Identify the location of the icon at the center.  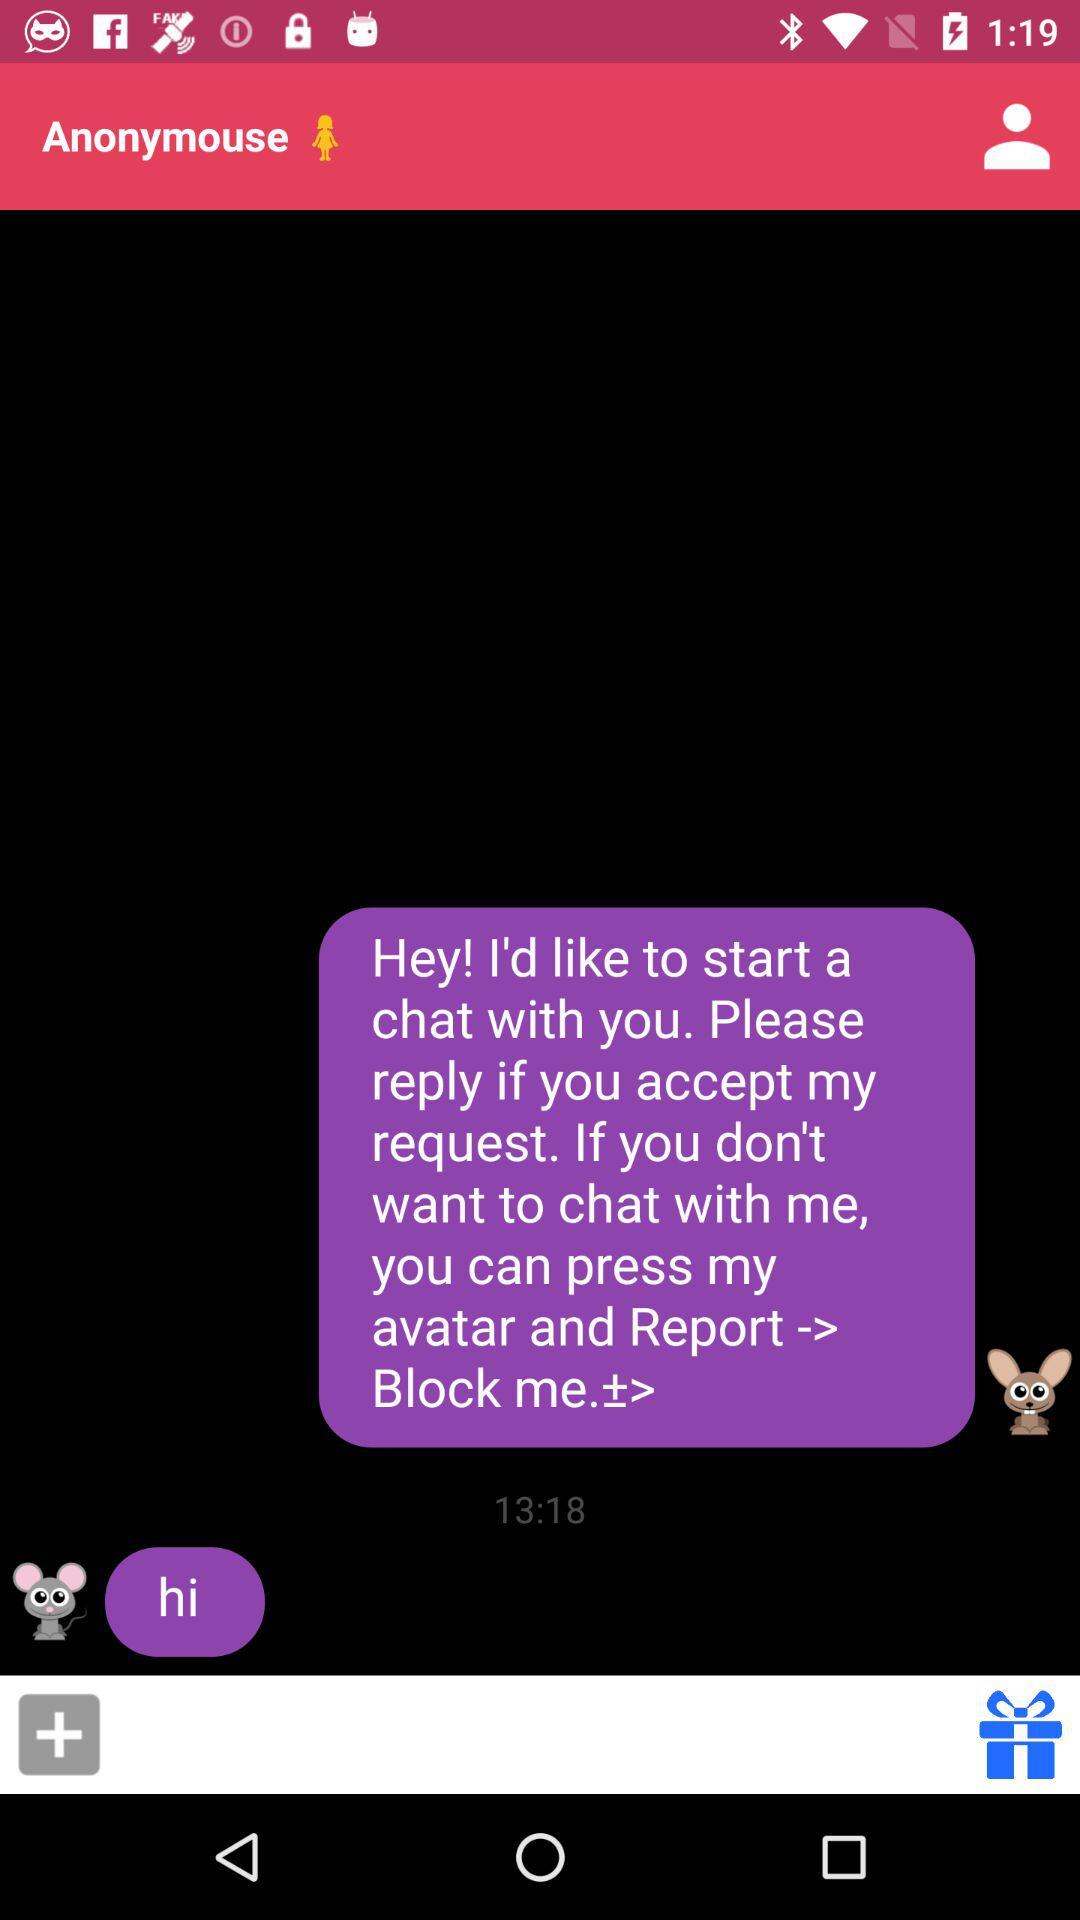
(646, 1177).